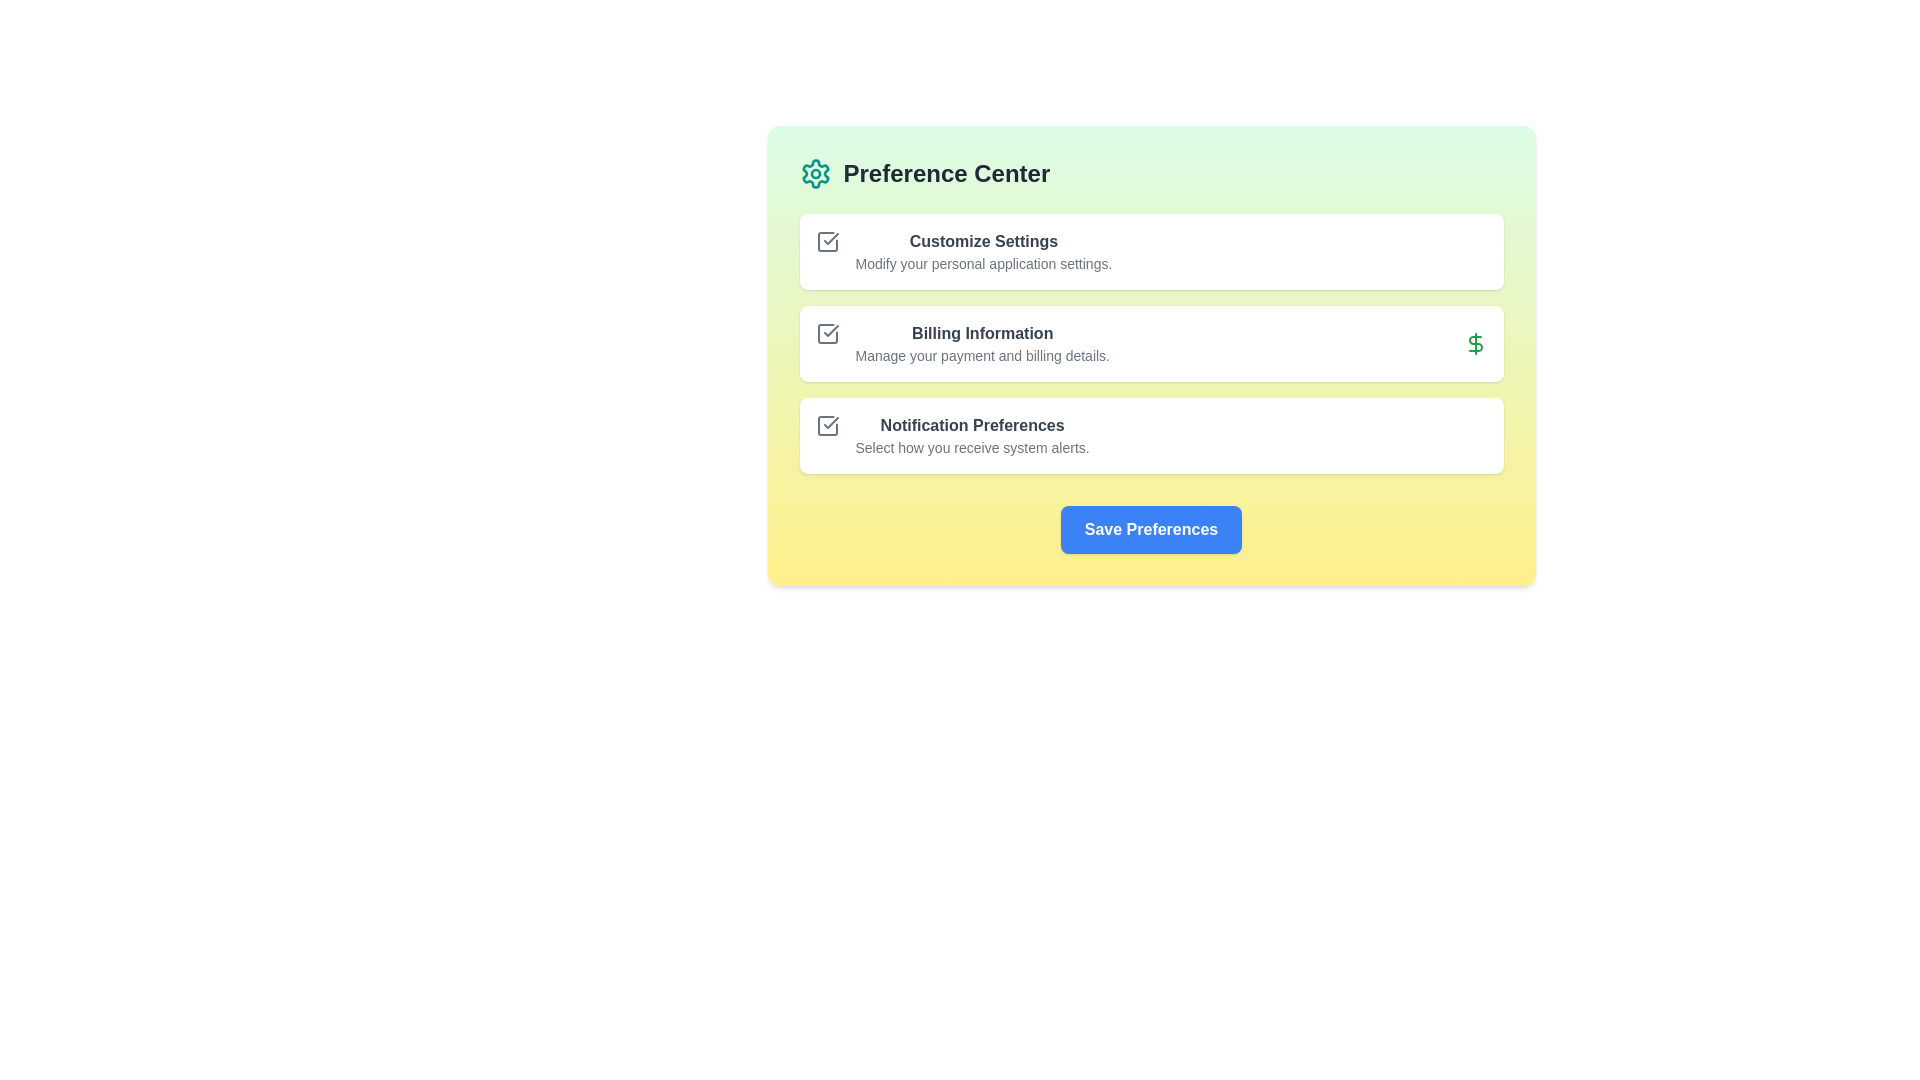 The width and height of the screenshot is (1920, 1080). I want to click on contents of the text block labeled 'Billing Information' which includes the title in bold and the description text next to a check mark icon, so click(962, 342).